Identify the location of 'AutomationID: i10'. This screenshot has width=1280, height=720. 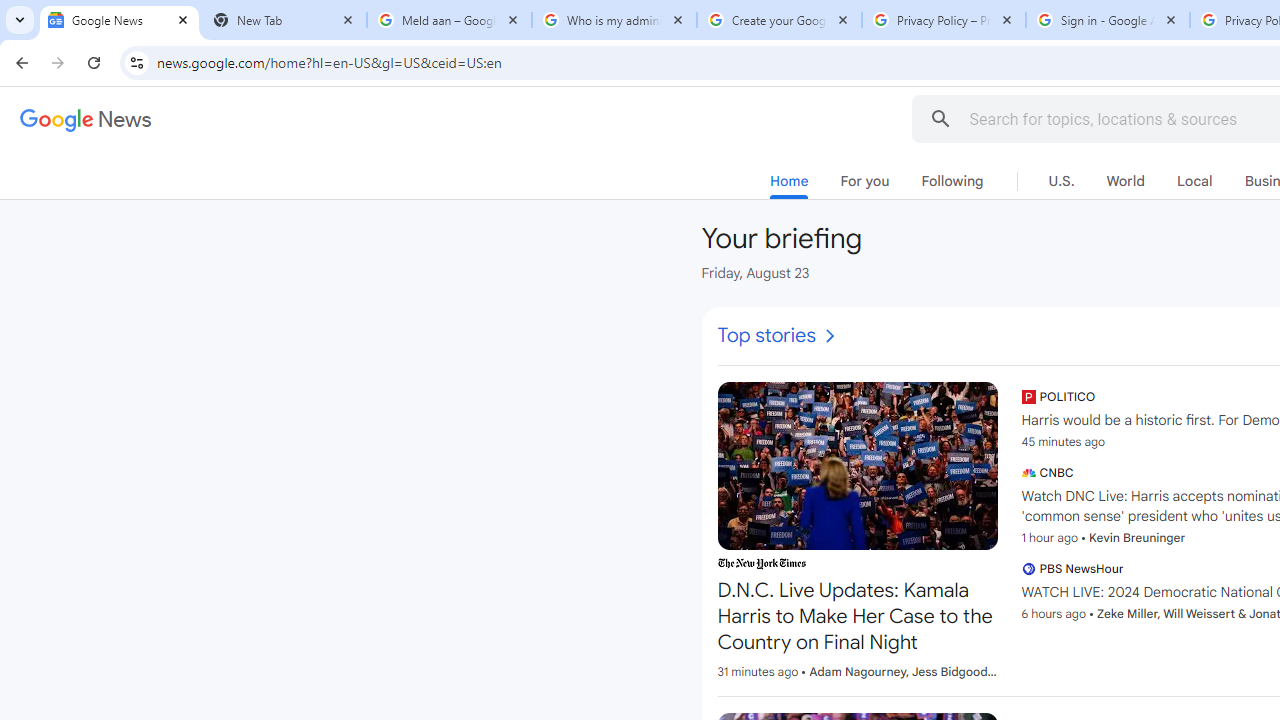
(829, 335).